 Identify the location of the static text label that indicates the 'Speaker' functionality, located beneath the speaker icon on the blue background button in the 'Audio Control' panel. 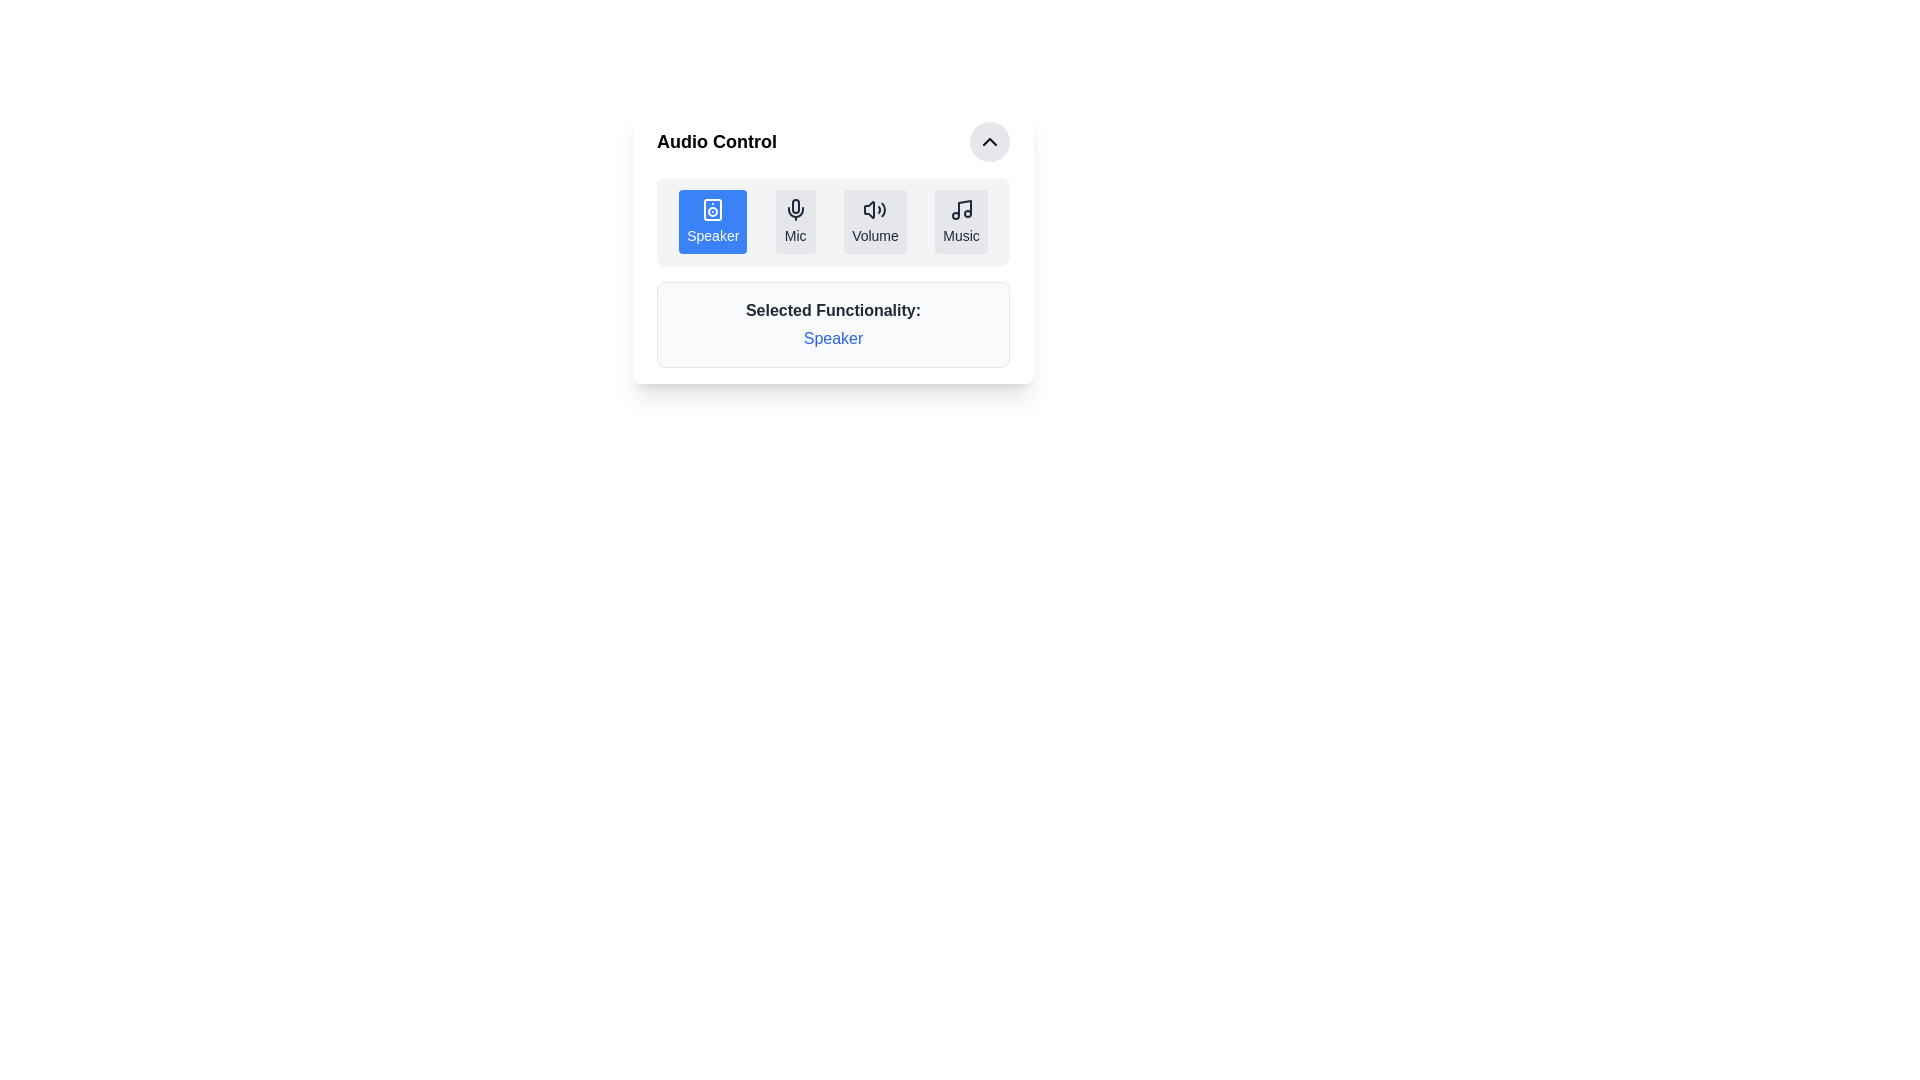
(713, 234).